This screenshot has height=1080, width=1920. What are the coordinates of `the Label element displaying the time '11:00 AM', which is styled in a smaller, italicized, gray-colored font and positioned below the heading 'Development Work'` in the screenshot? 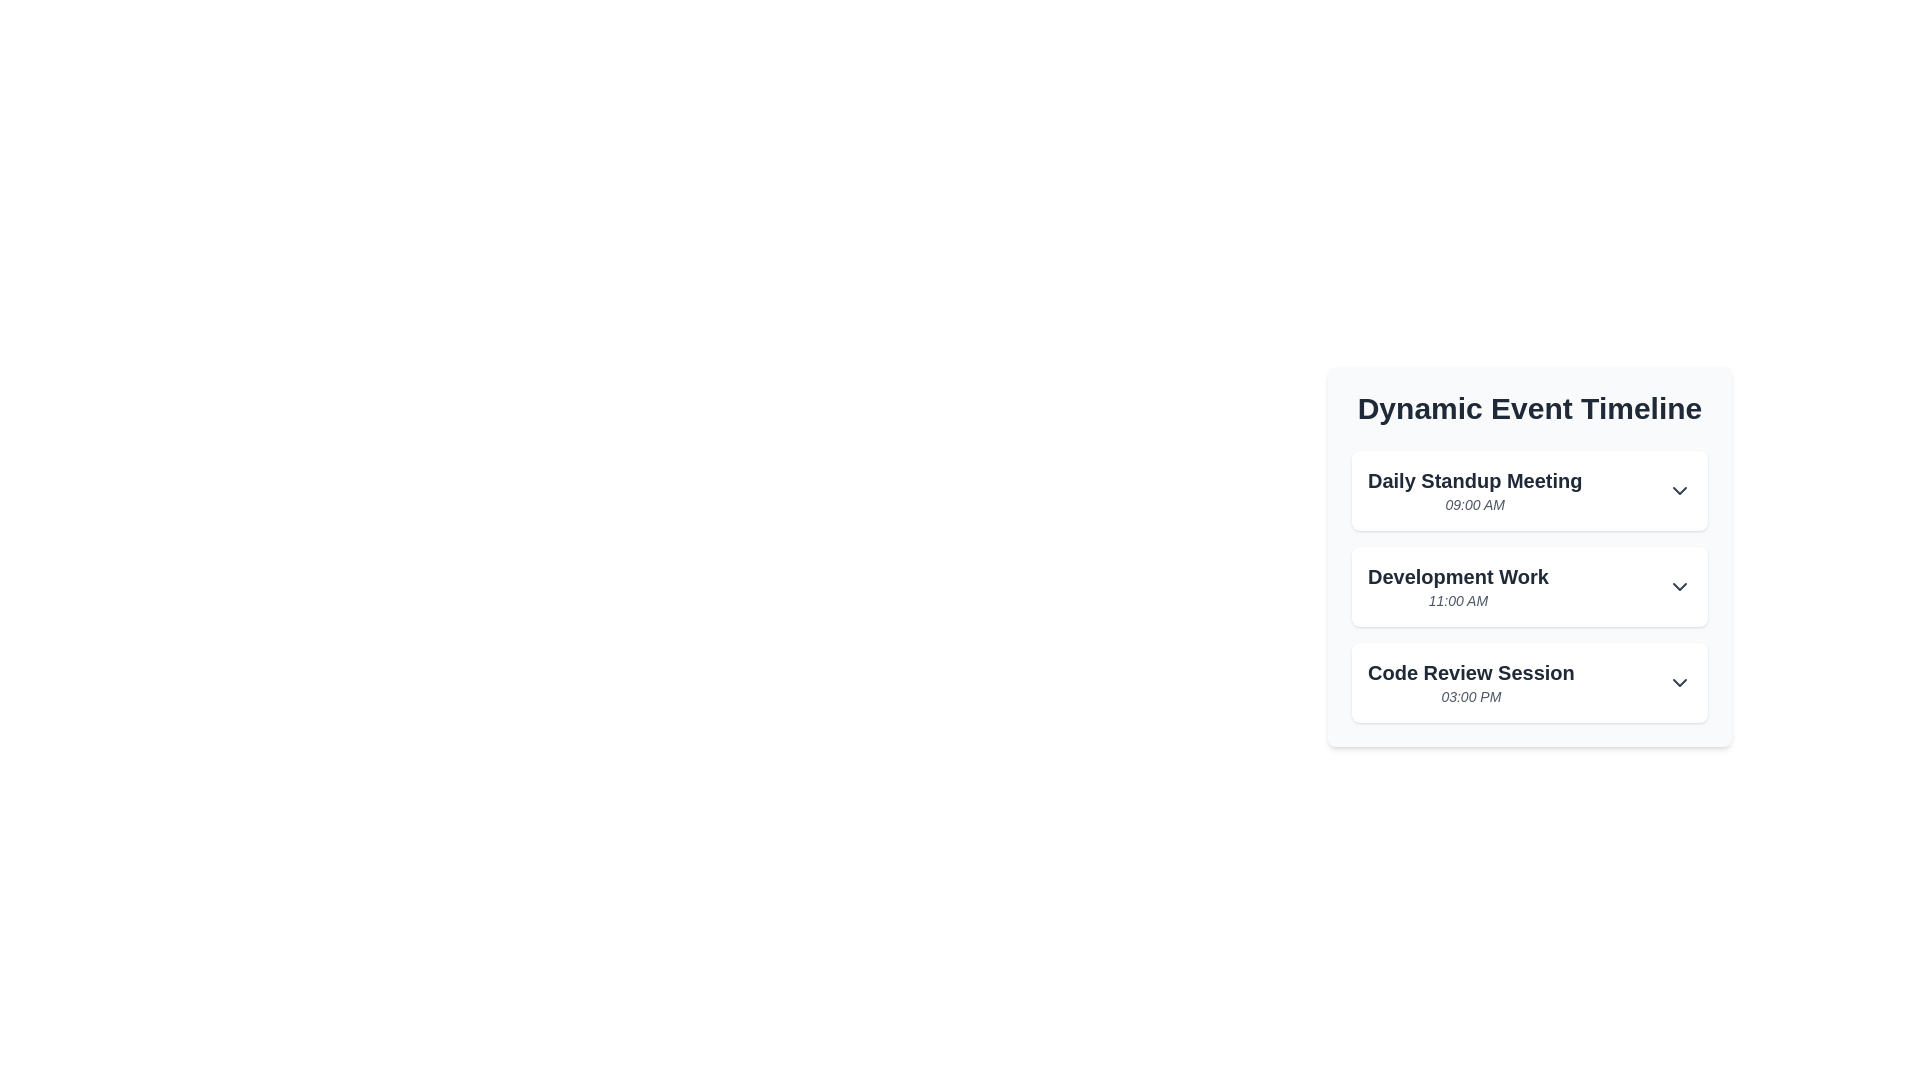 It's located at (1458, 600).